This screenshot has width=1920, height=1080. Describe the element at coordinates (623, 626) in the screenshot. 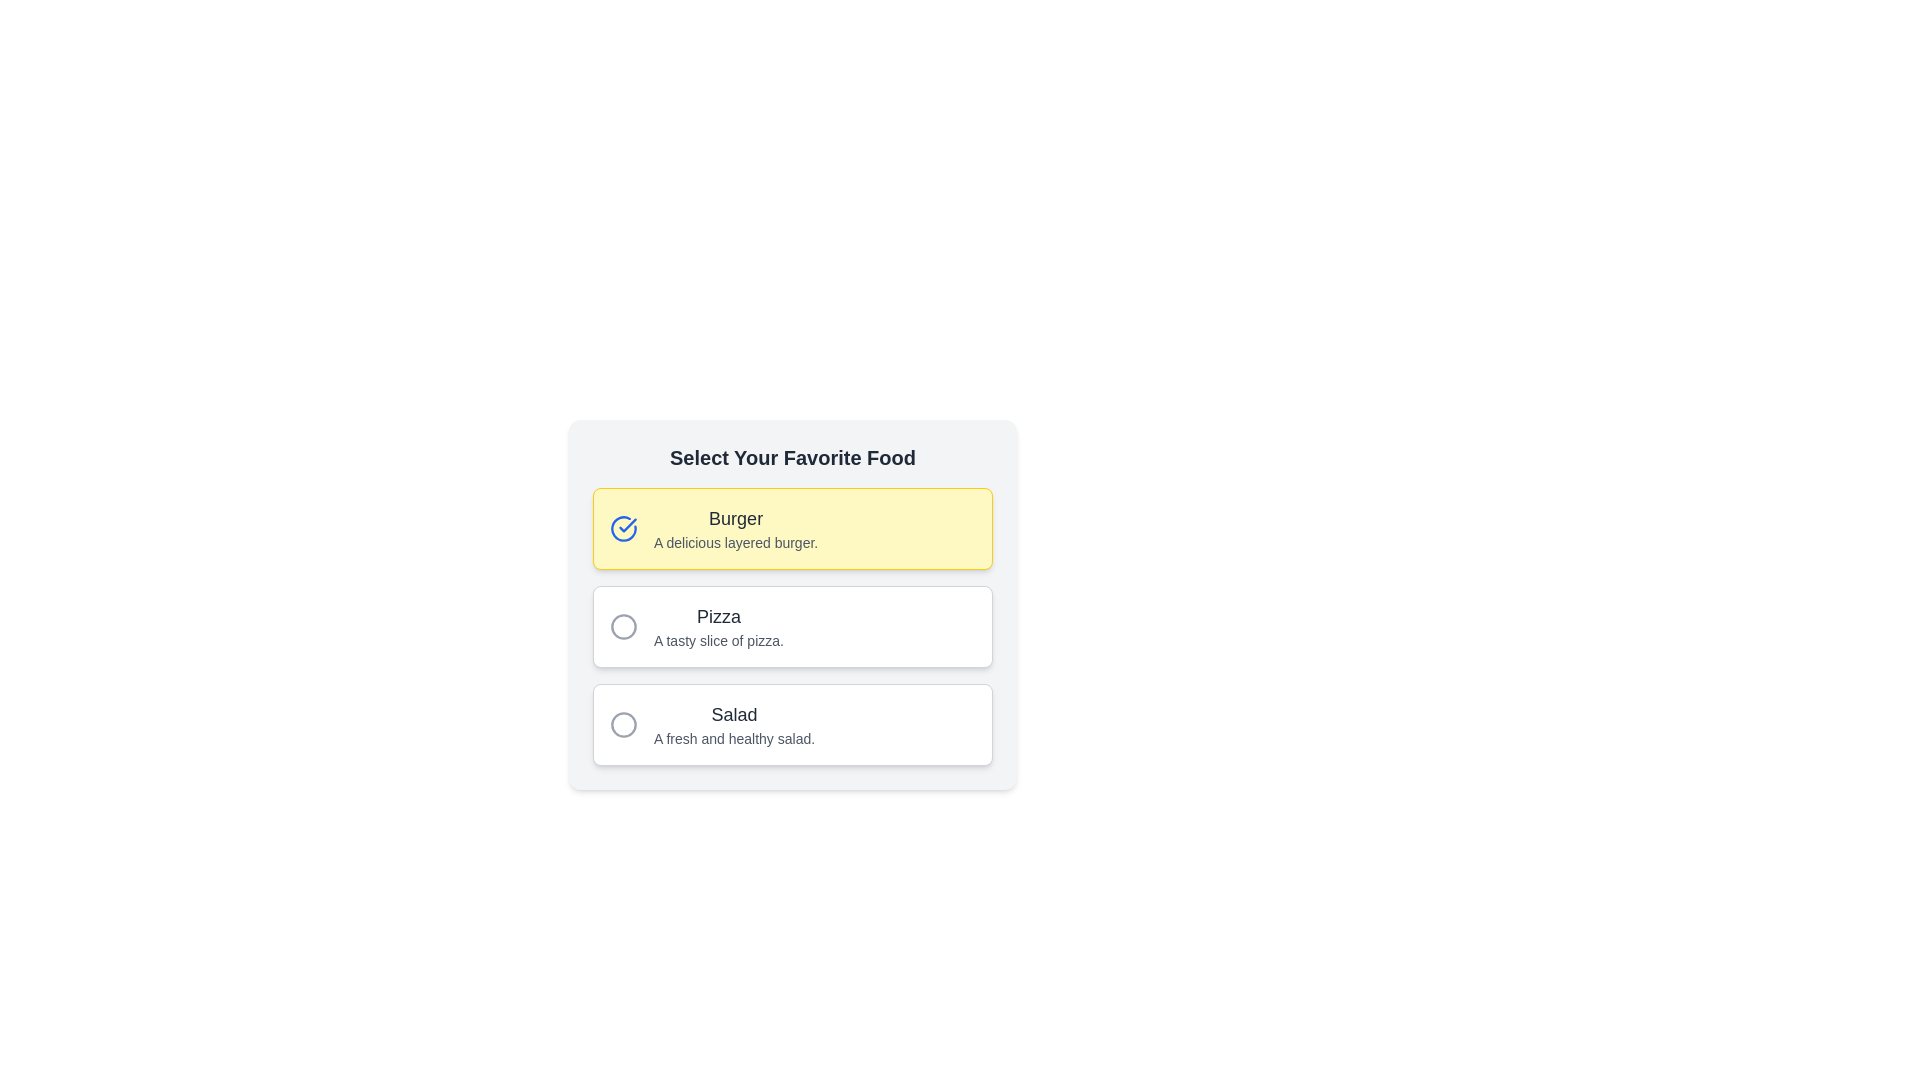

I see `the circular radio button indicator located in the second option row titled 'Pizza'` at that location.